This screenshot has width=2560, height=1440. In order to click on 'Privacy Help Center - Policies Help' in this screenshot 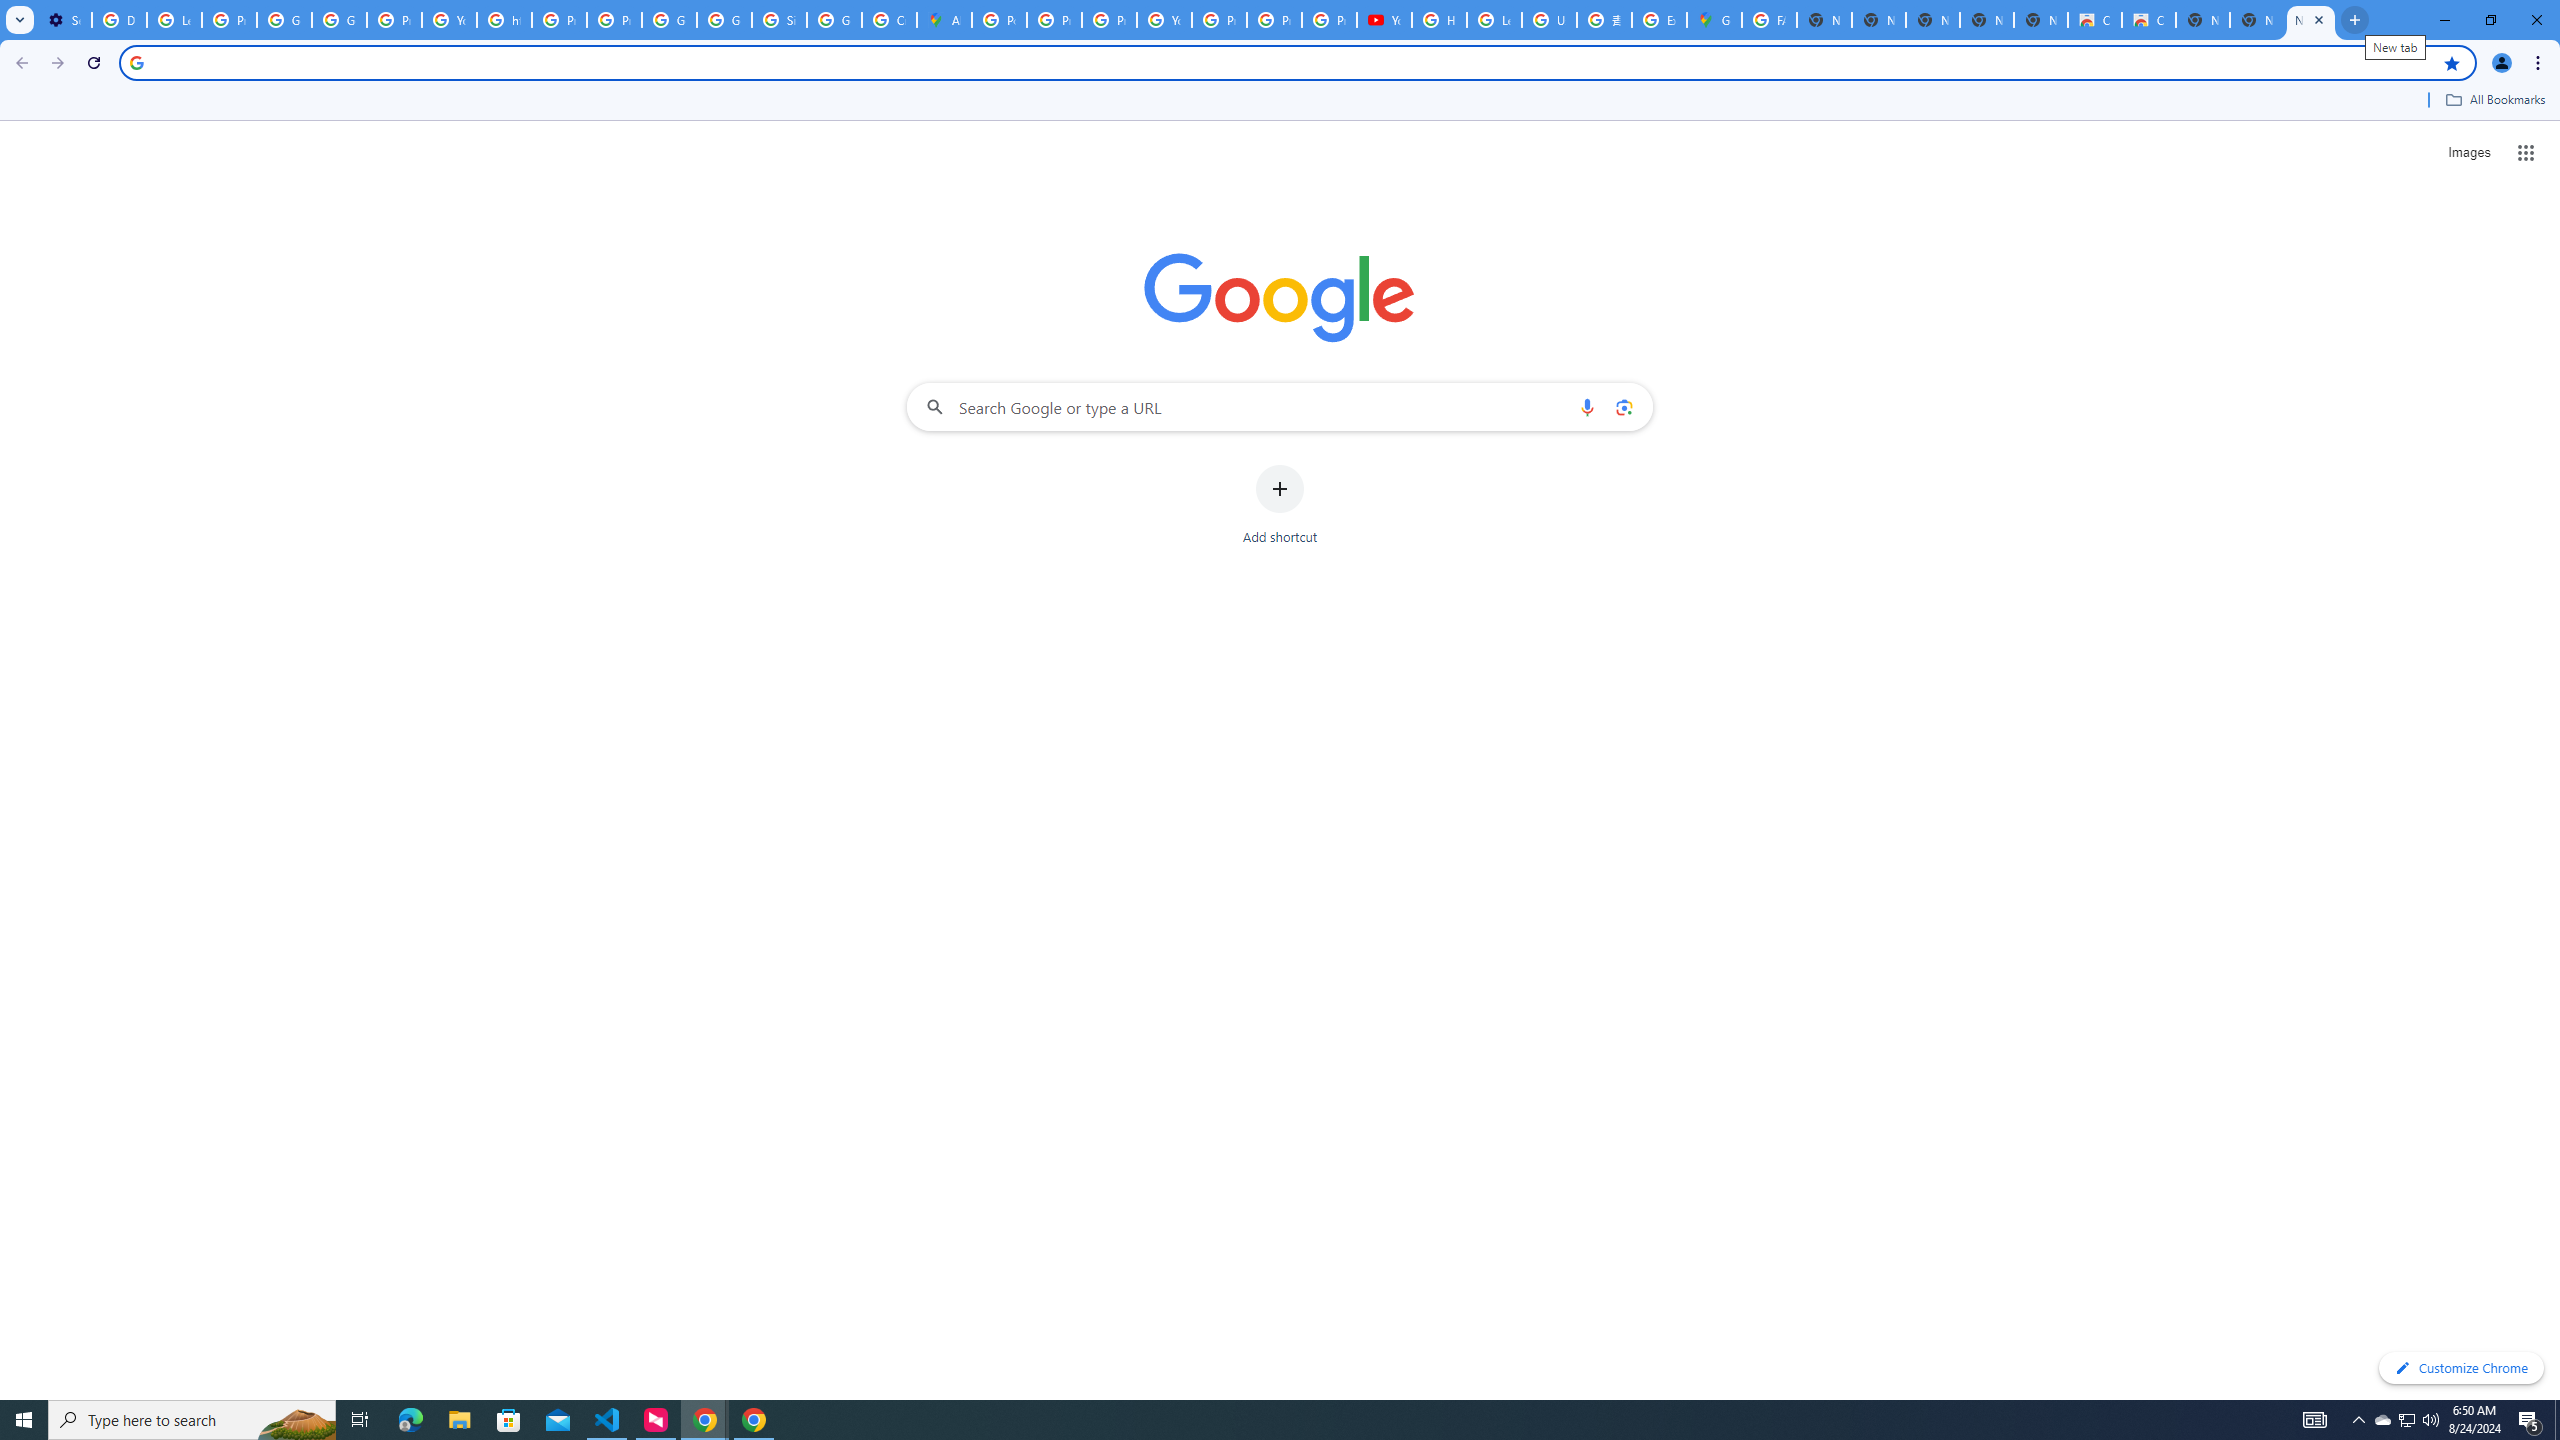, I will do `click(1053, 19)`.